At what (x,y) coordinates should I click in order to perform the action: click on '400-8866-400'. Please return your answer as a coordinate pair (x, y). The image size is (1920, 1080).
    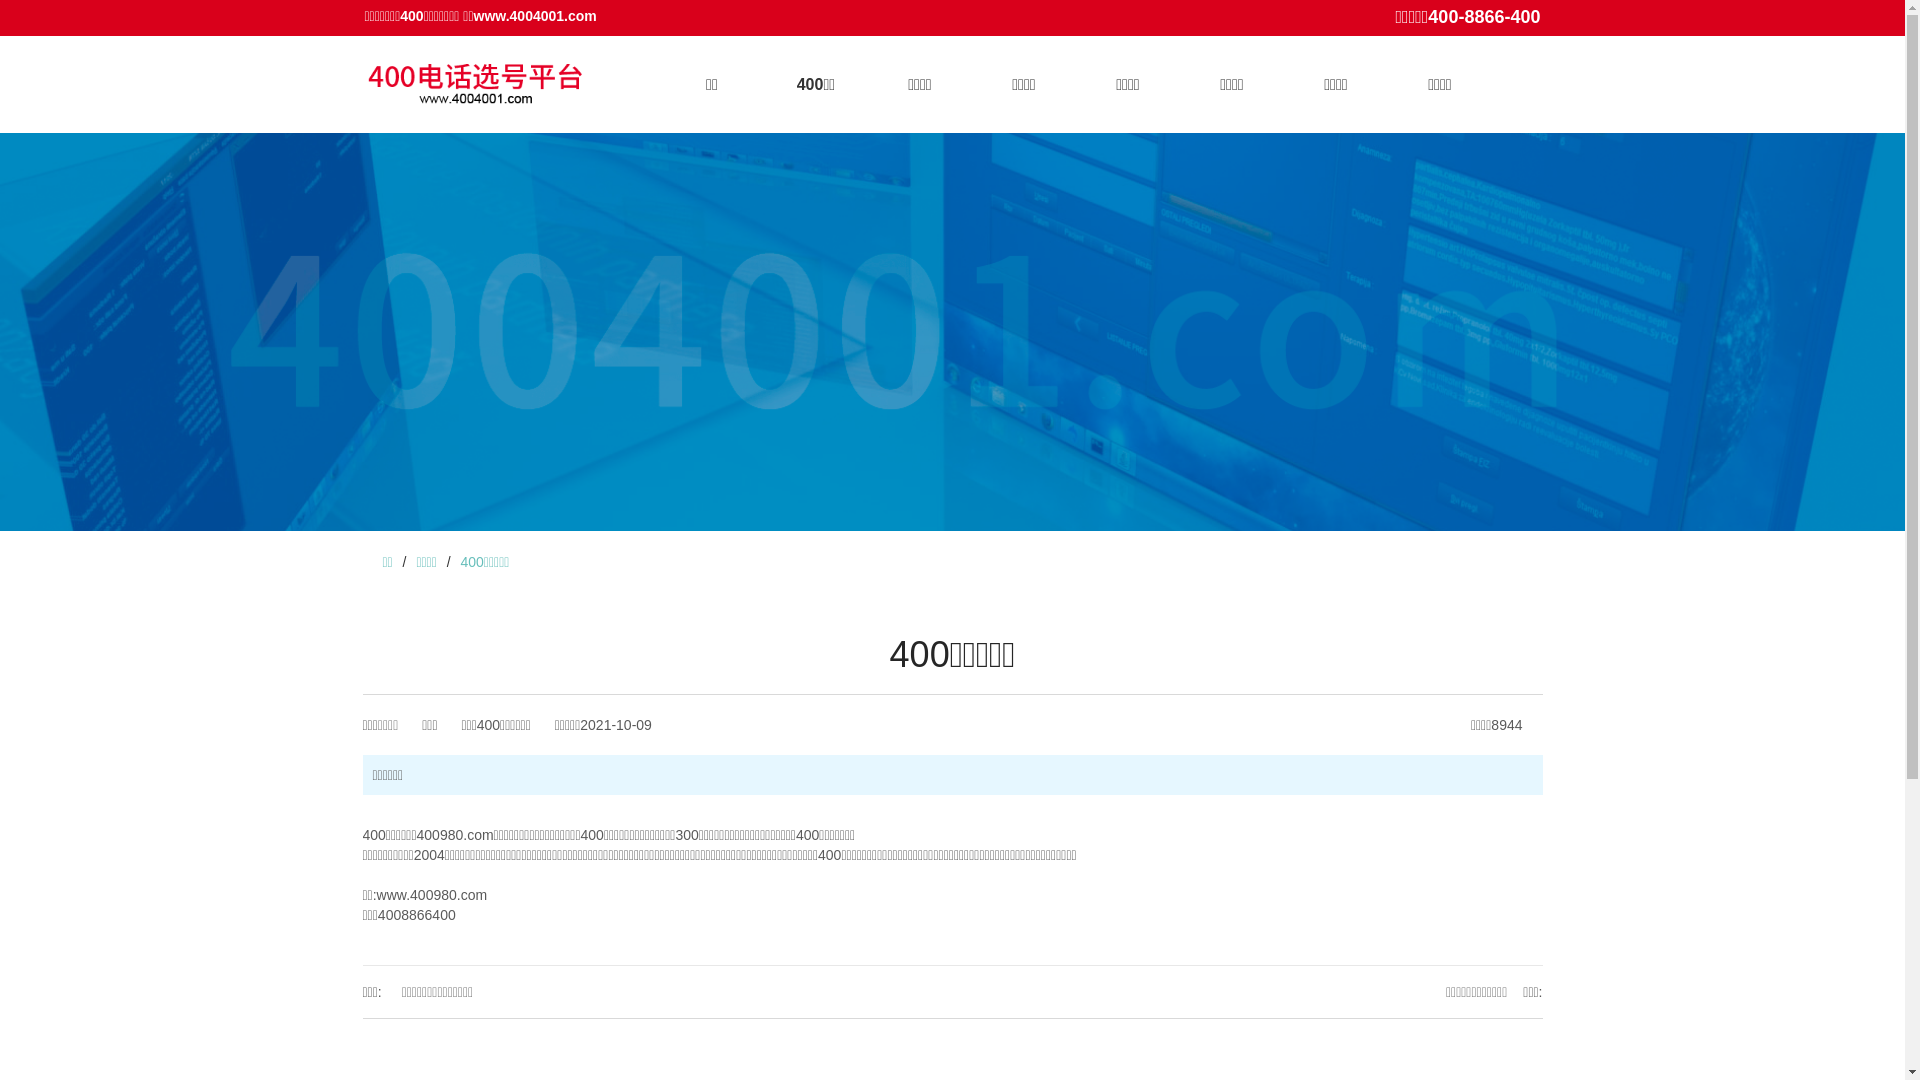
    Looking at the image, I should click on (1483, 16).